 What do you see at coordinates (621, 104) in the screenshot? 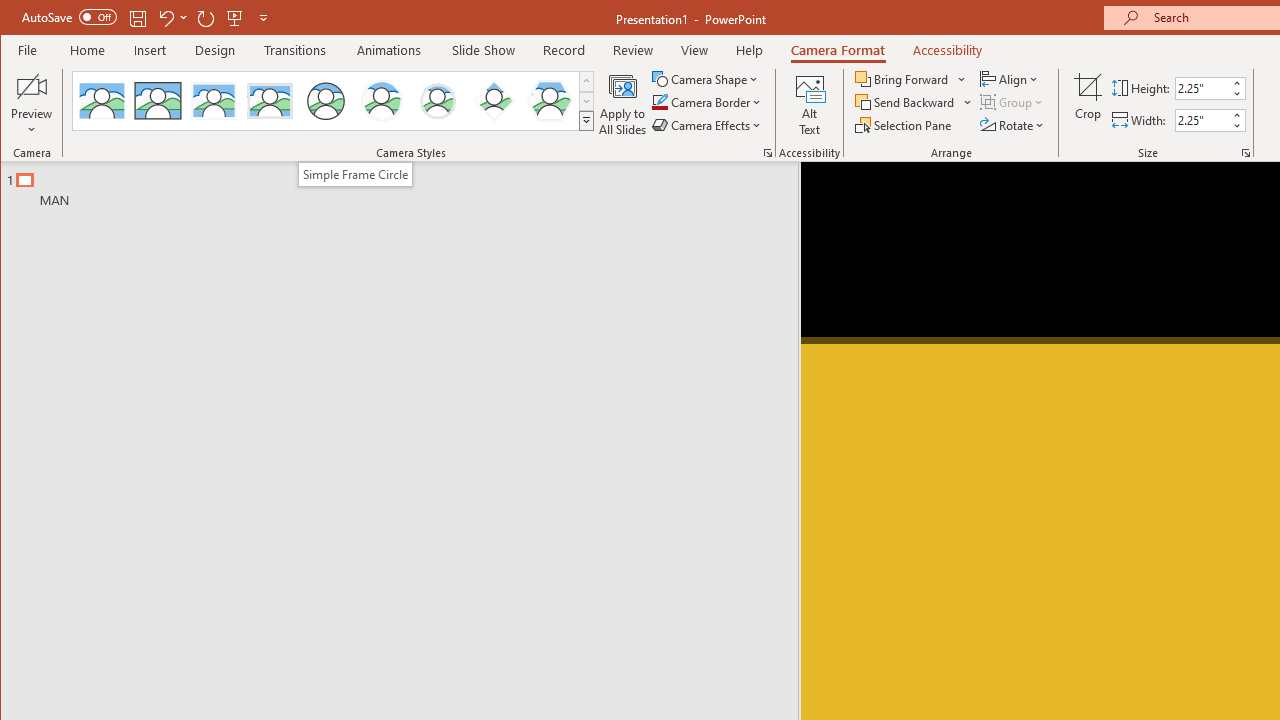
I see `'Apply to All Slides'` at bounding box center [621, 104].